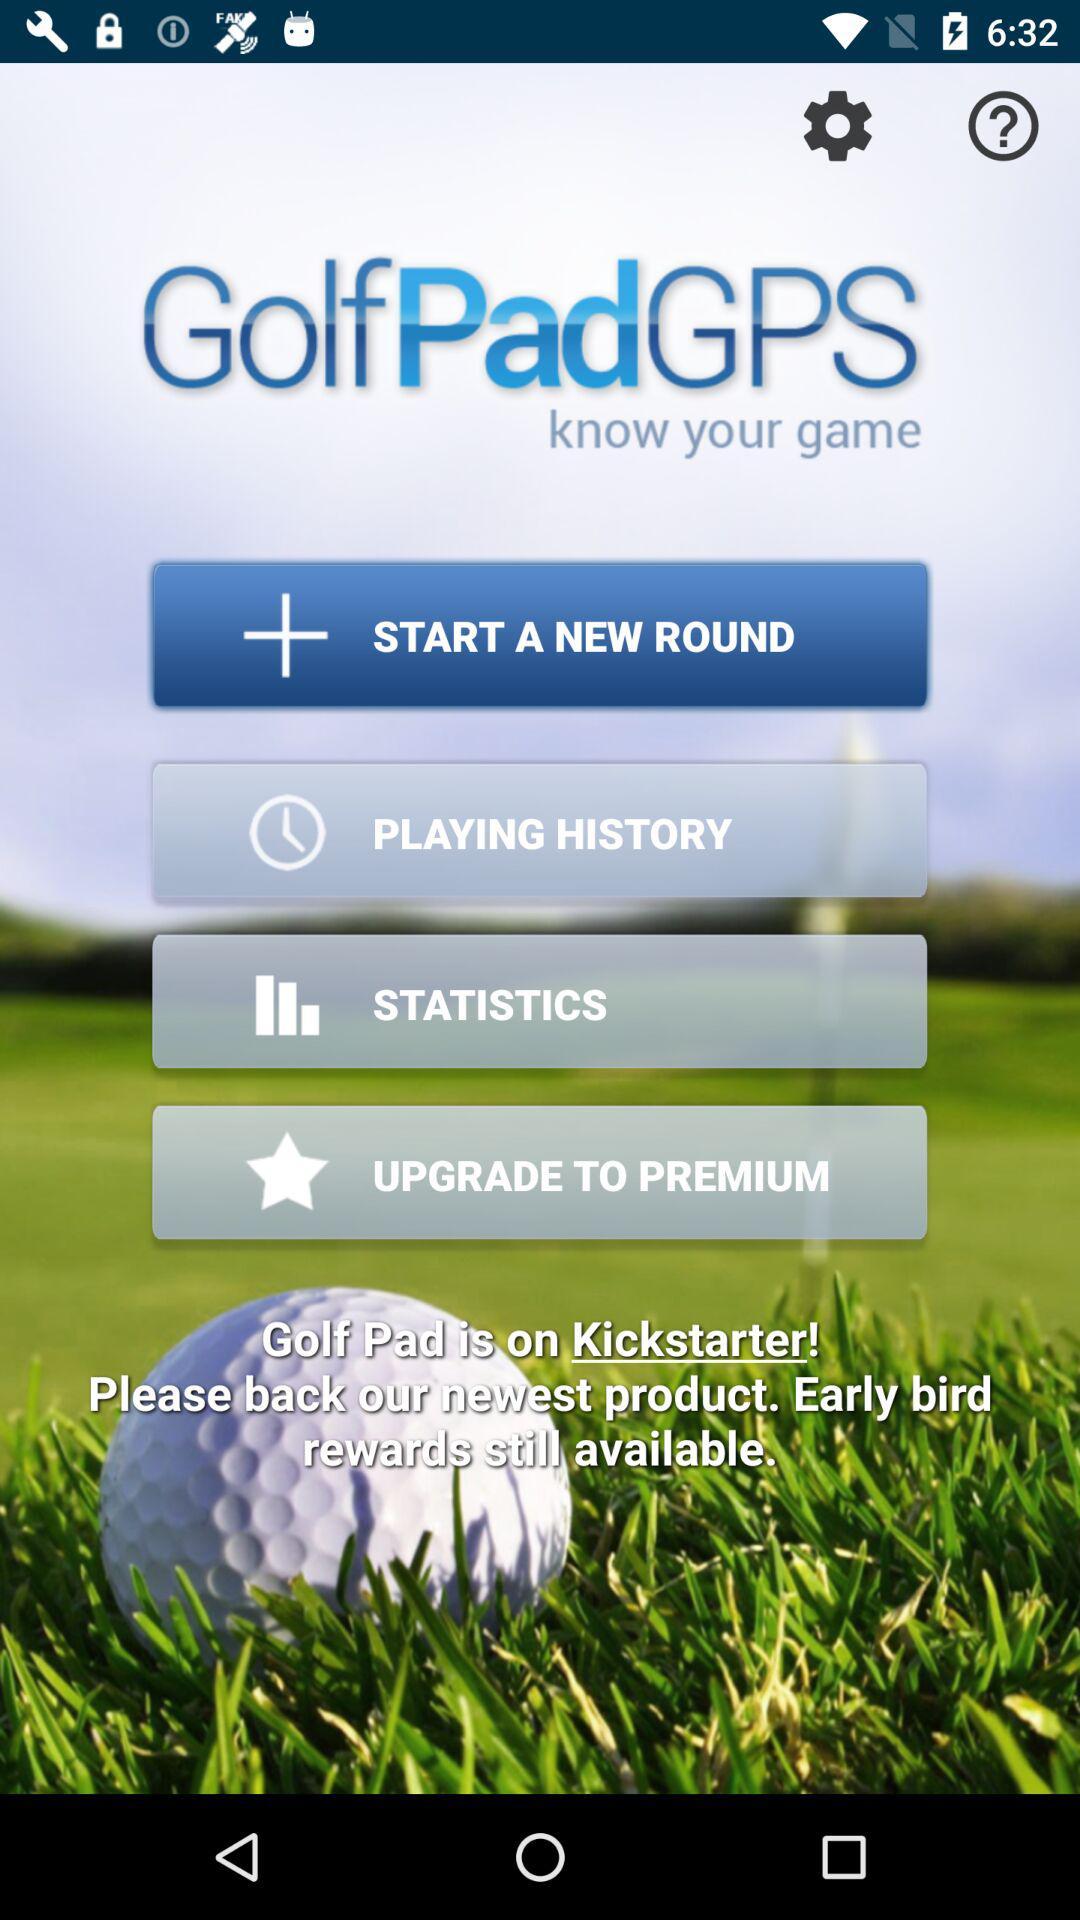  I want to click on help, so click(1003, 124).